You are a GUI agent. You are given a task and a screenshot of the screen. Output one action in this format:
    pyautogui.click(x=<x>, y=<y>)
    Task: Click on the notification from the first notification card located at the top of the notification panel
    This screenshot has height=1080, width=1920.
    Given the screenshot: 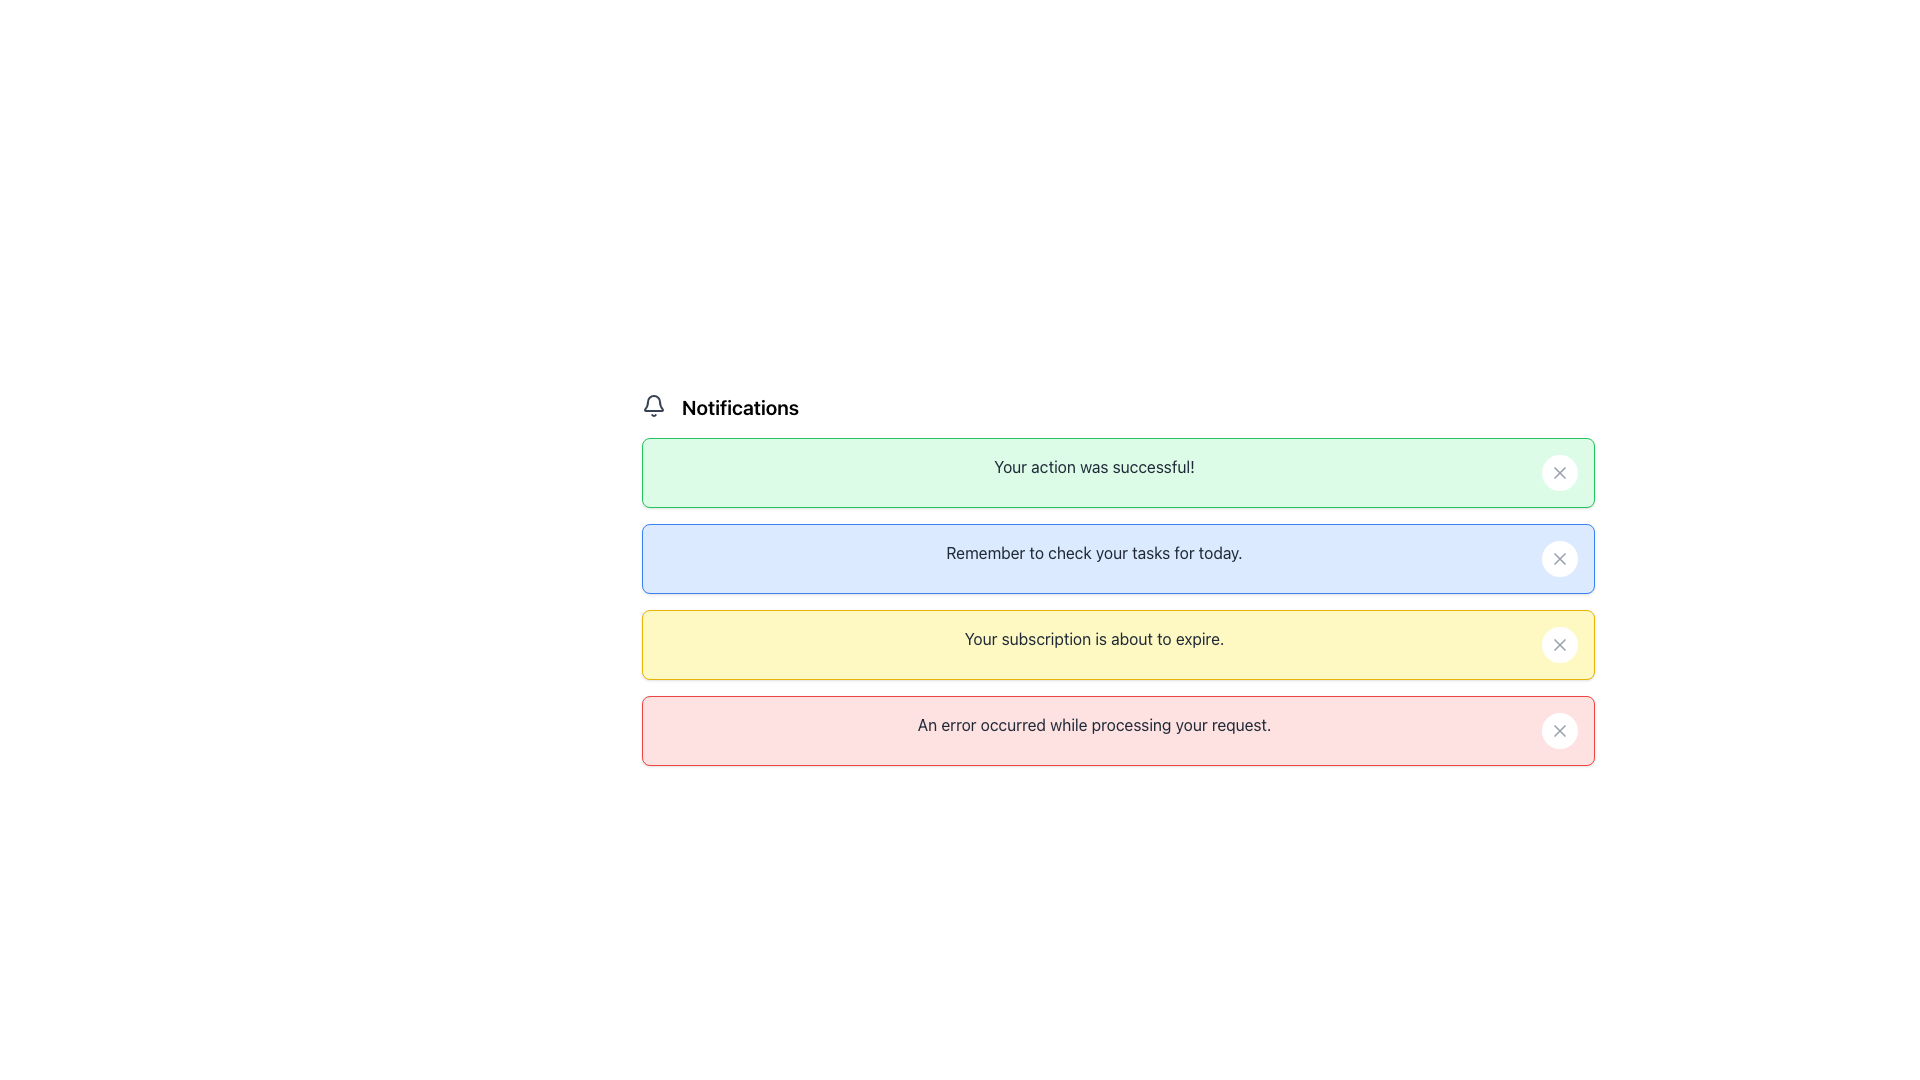 What is the action you would take?
    pyautogui.click(x=1117, y=473)
    